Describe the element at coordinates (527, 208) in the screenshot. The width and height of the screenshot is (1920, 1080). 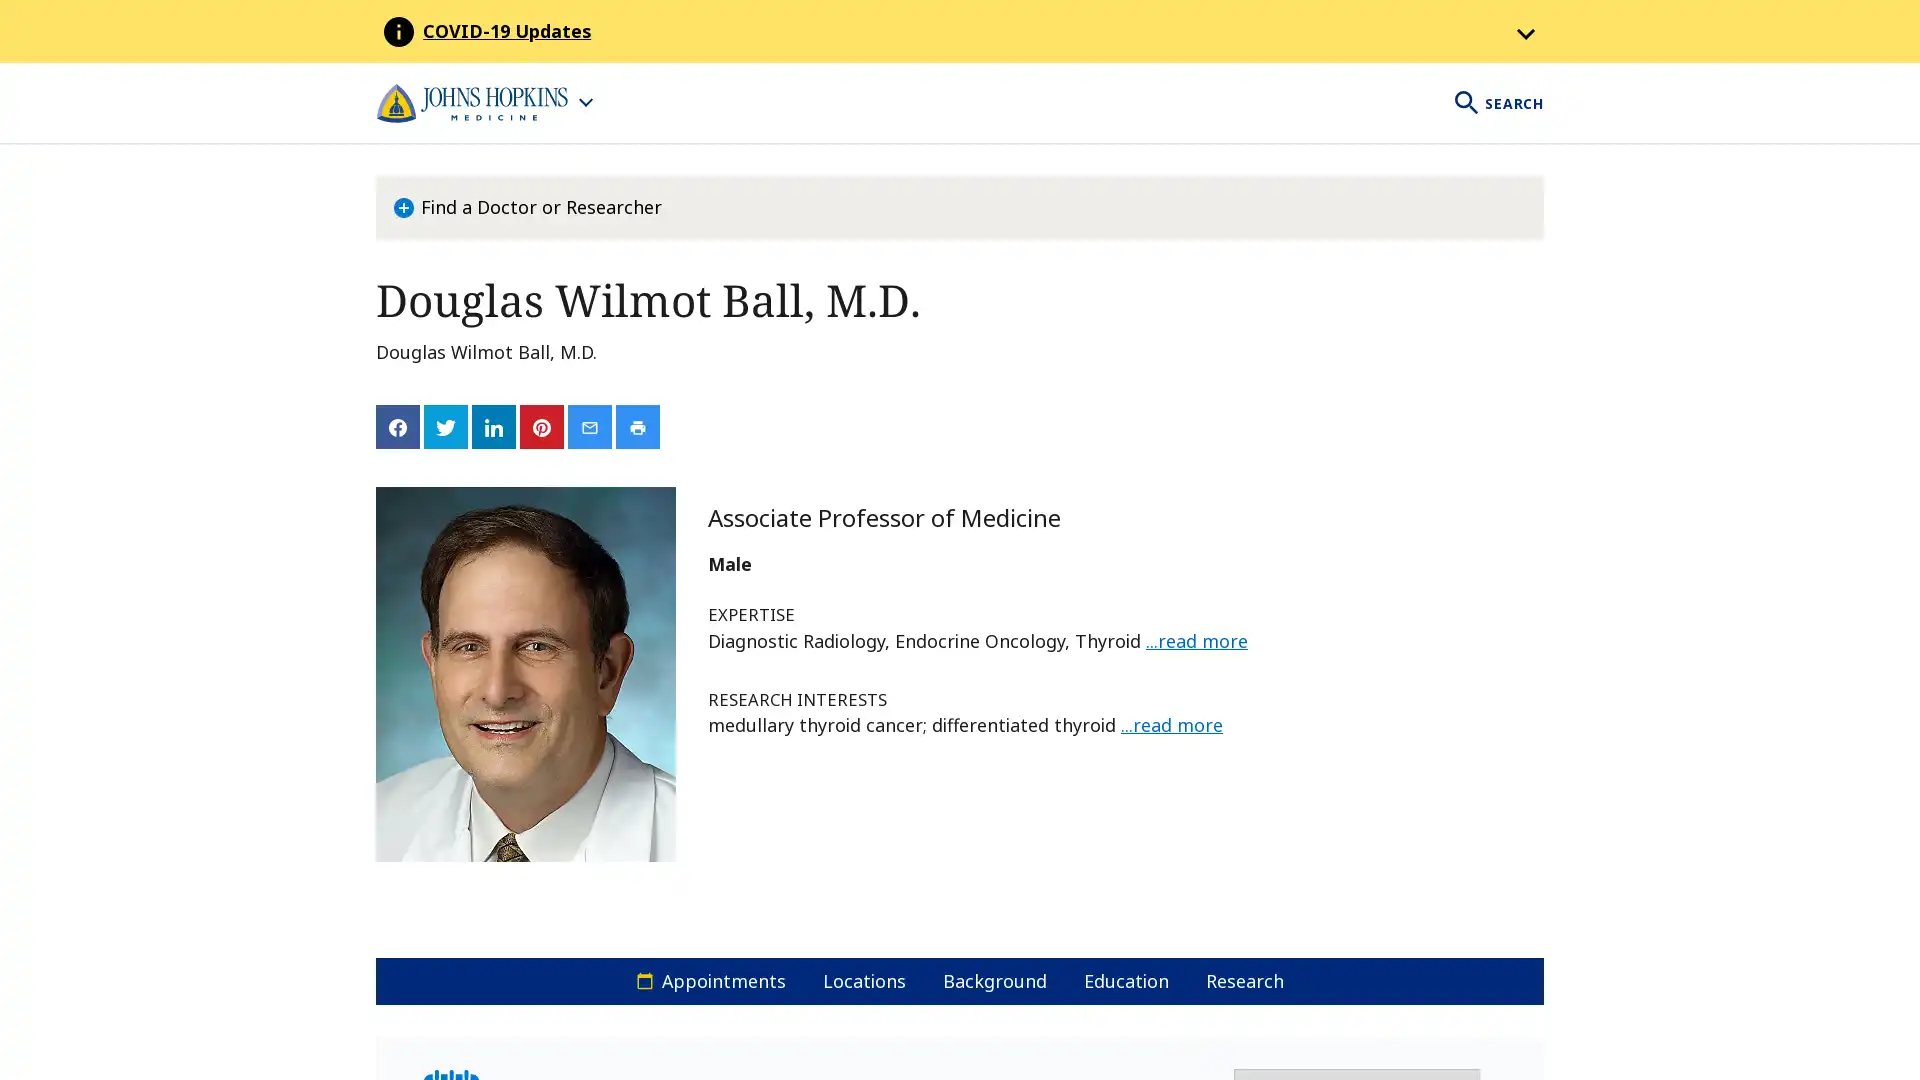
I see `Find a Doctor or Researcher` at that location.